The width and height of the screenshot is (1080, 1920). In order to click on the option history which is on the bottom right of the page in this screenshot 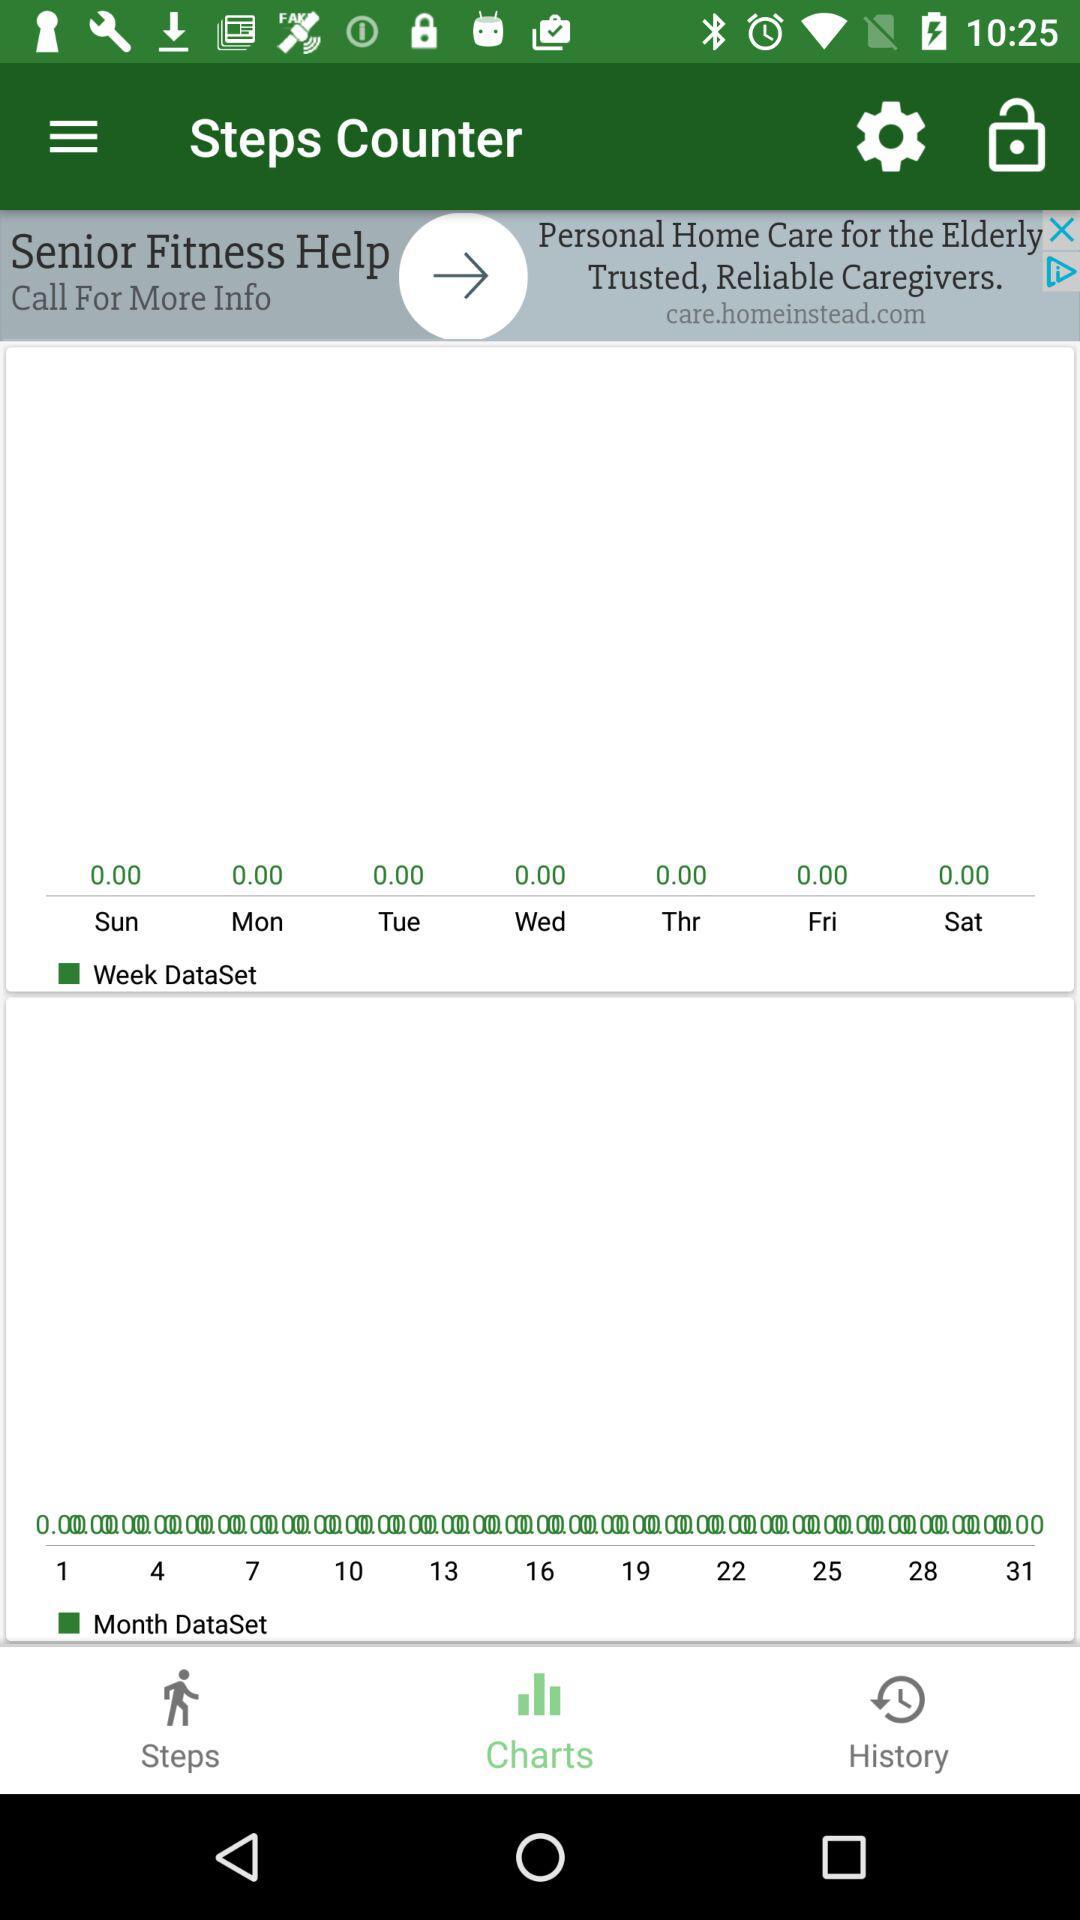, I will do `click(897, 1719)`.